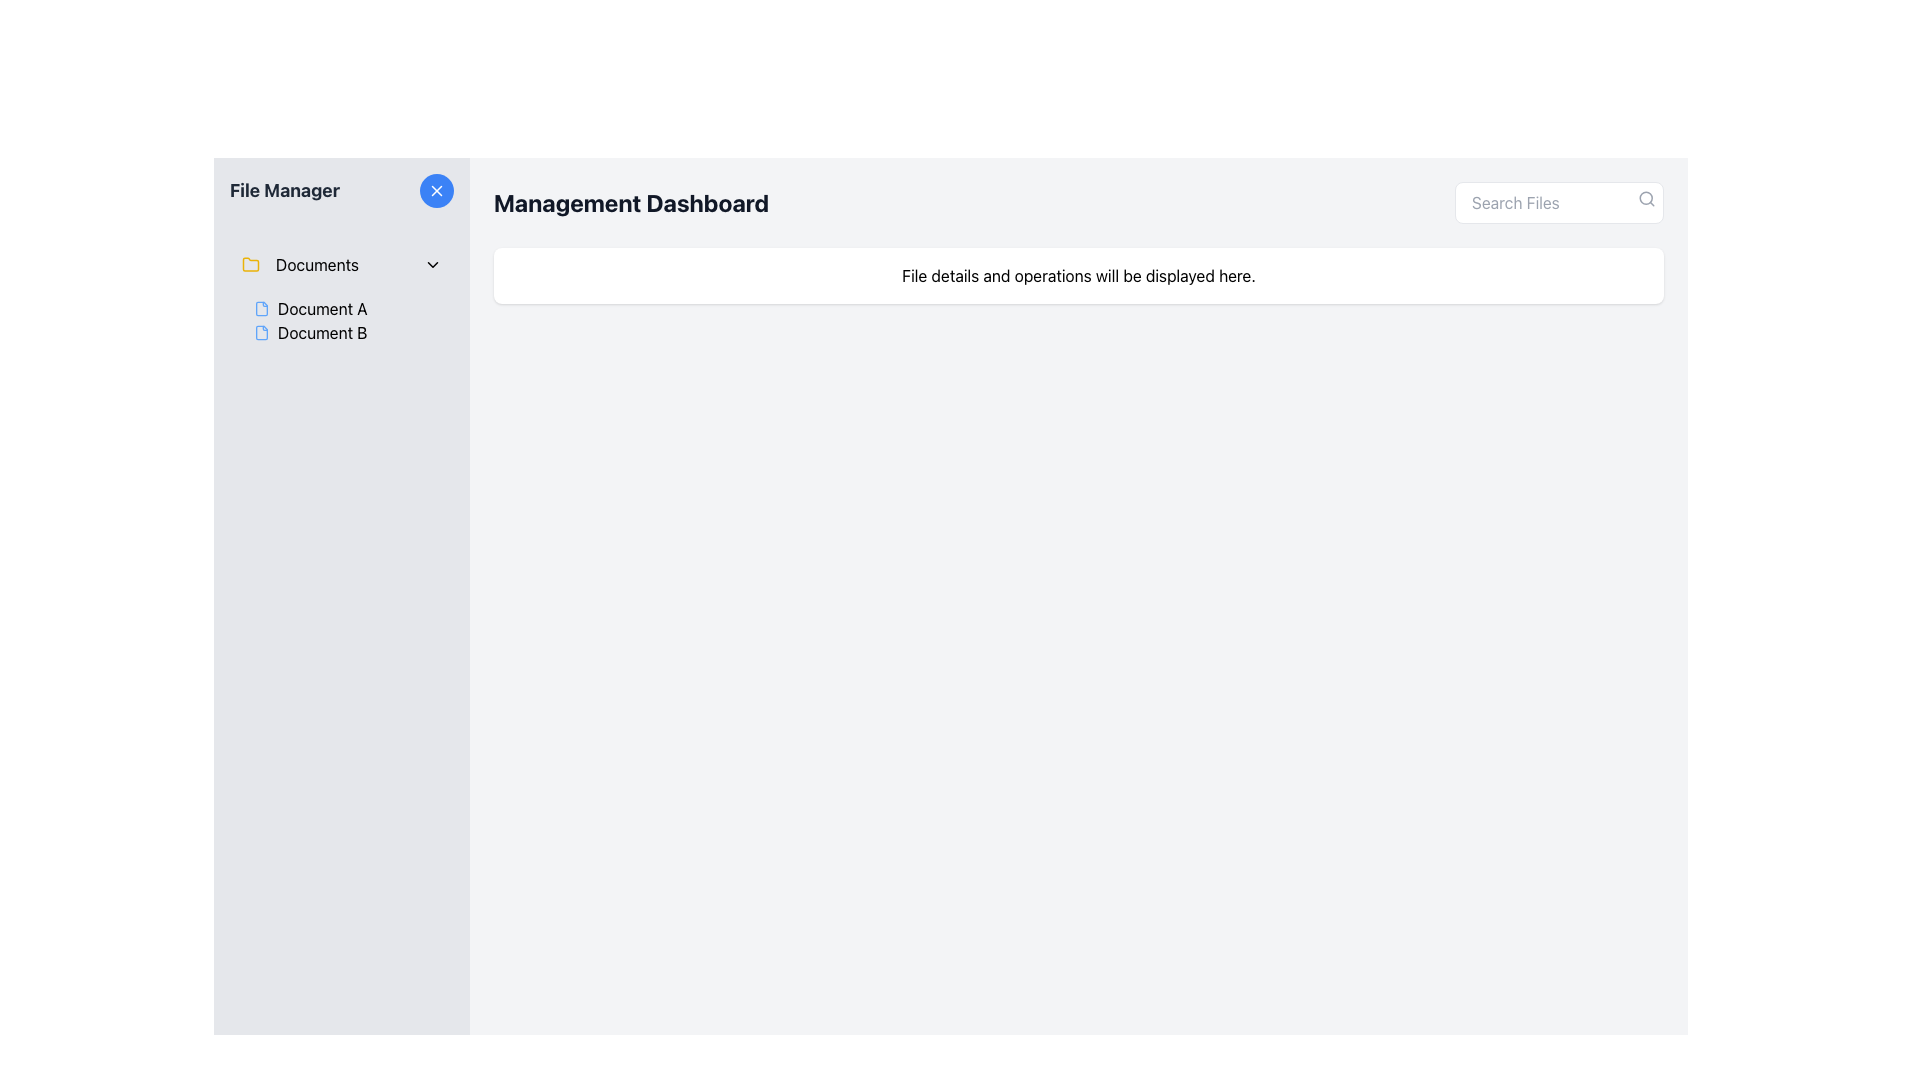 The height and width of the screenshot is (1080, 1920). Describe the element at coordinates (316, 264) in the screenshot. I see `the non-interactive text label representing the 'Documents' folder in the left sidebar of the File Manager interface` at that location.